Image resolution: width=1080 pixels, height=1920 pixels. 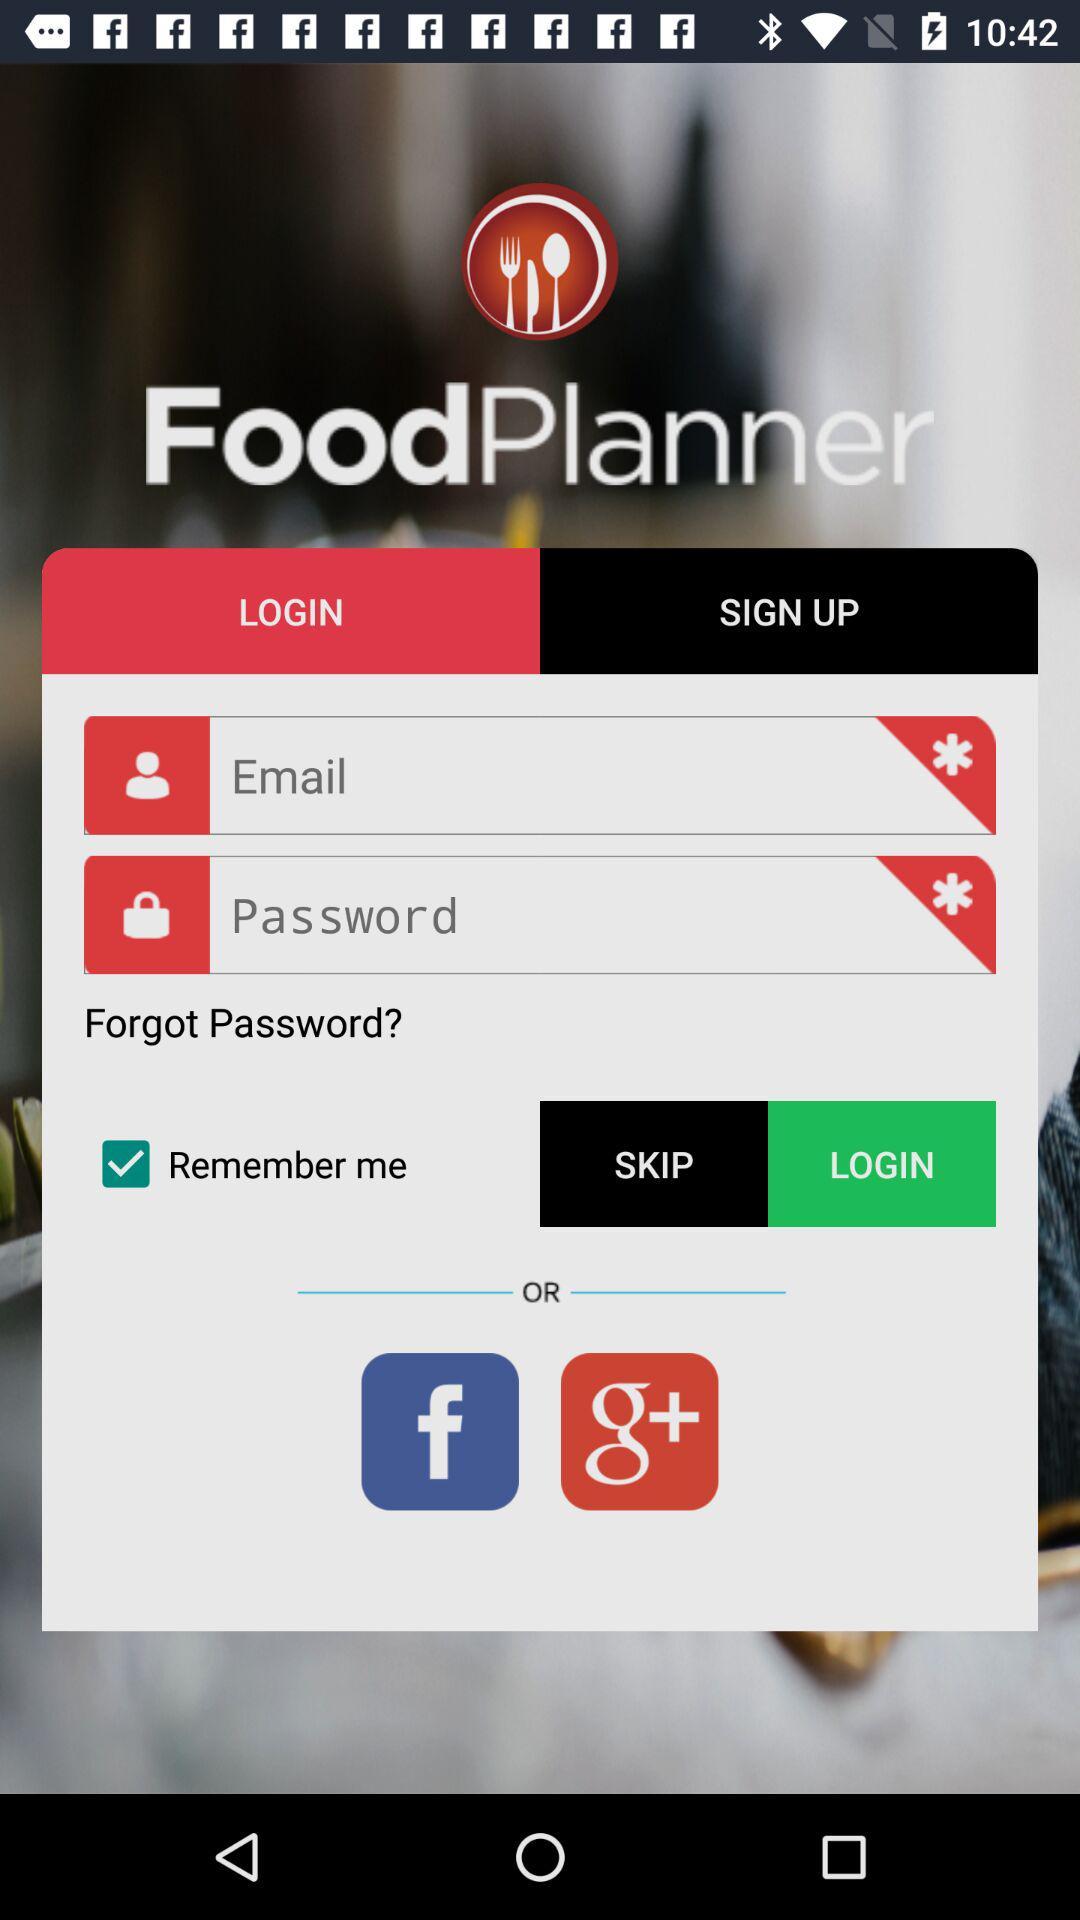 What do you see at coordinates (540, 774) in the screenshot?
I see `email` at bounding box center [540, 774].